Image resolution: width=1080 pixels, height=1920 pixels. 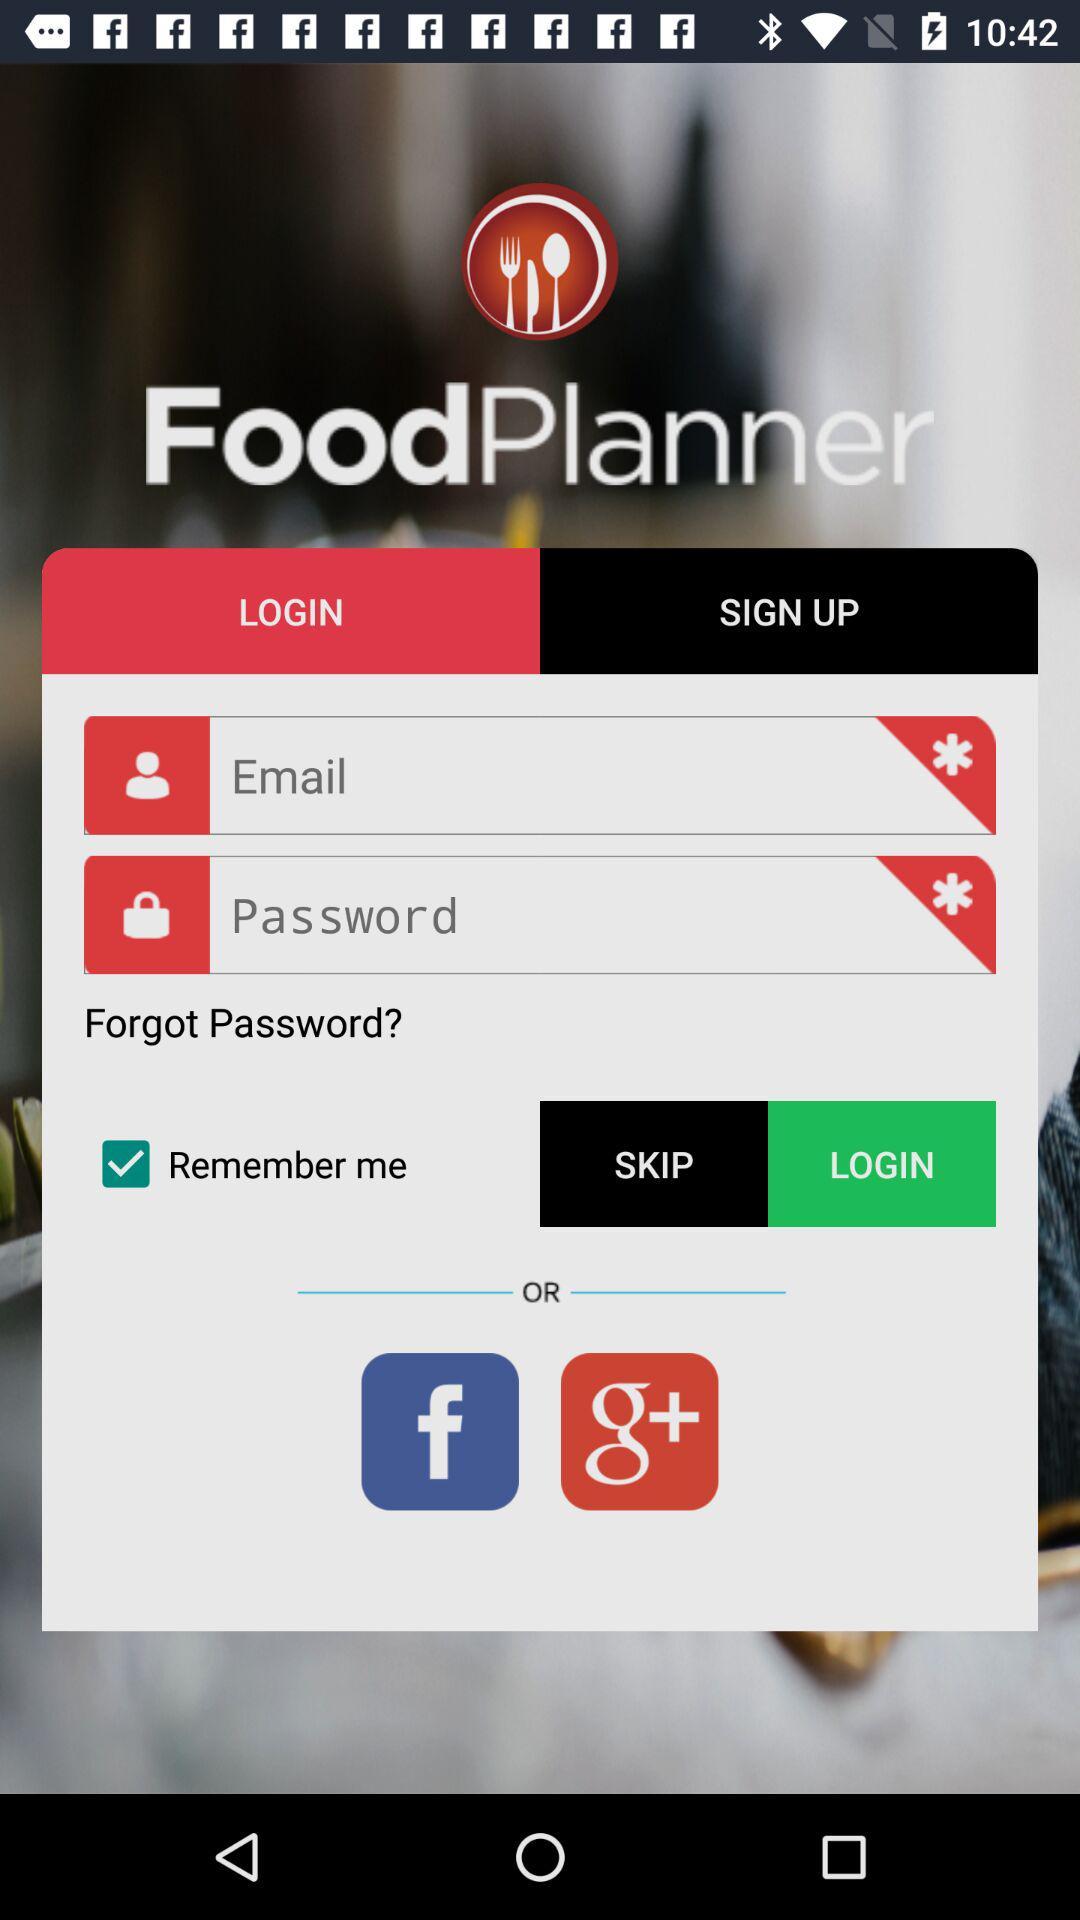 What do you see at coordinates (540, 774) in the screenshot?
I see `email` at bounding box center [540, 774].